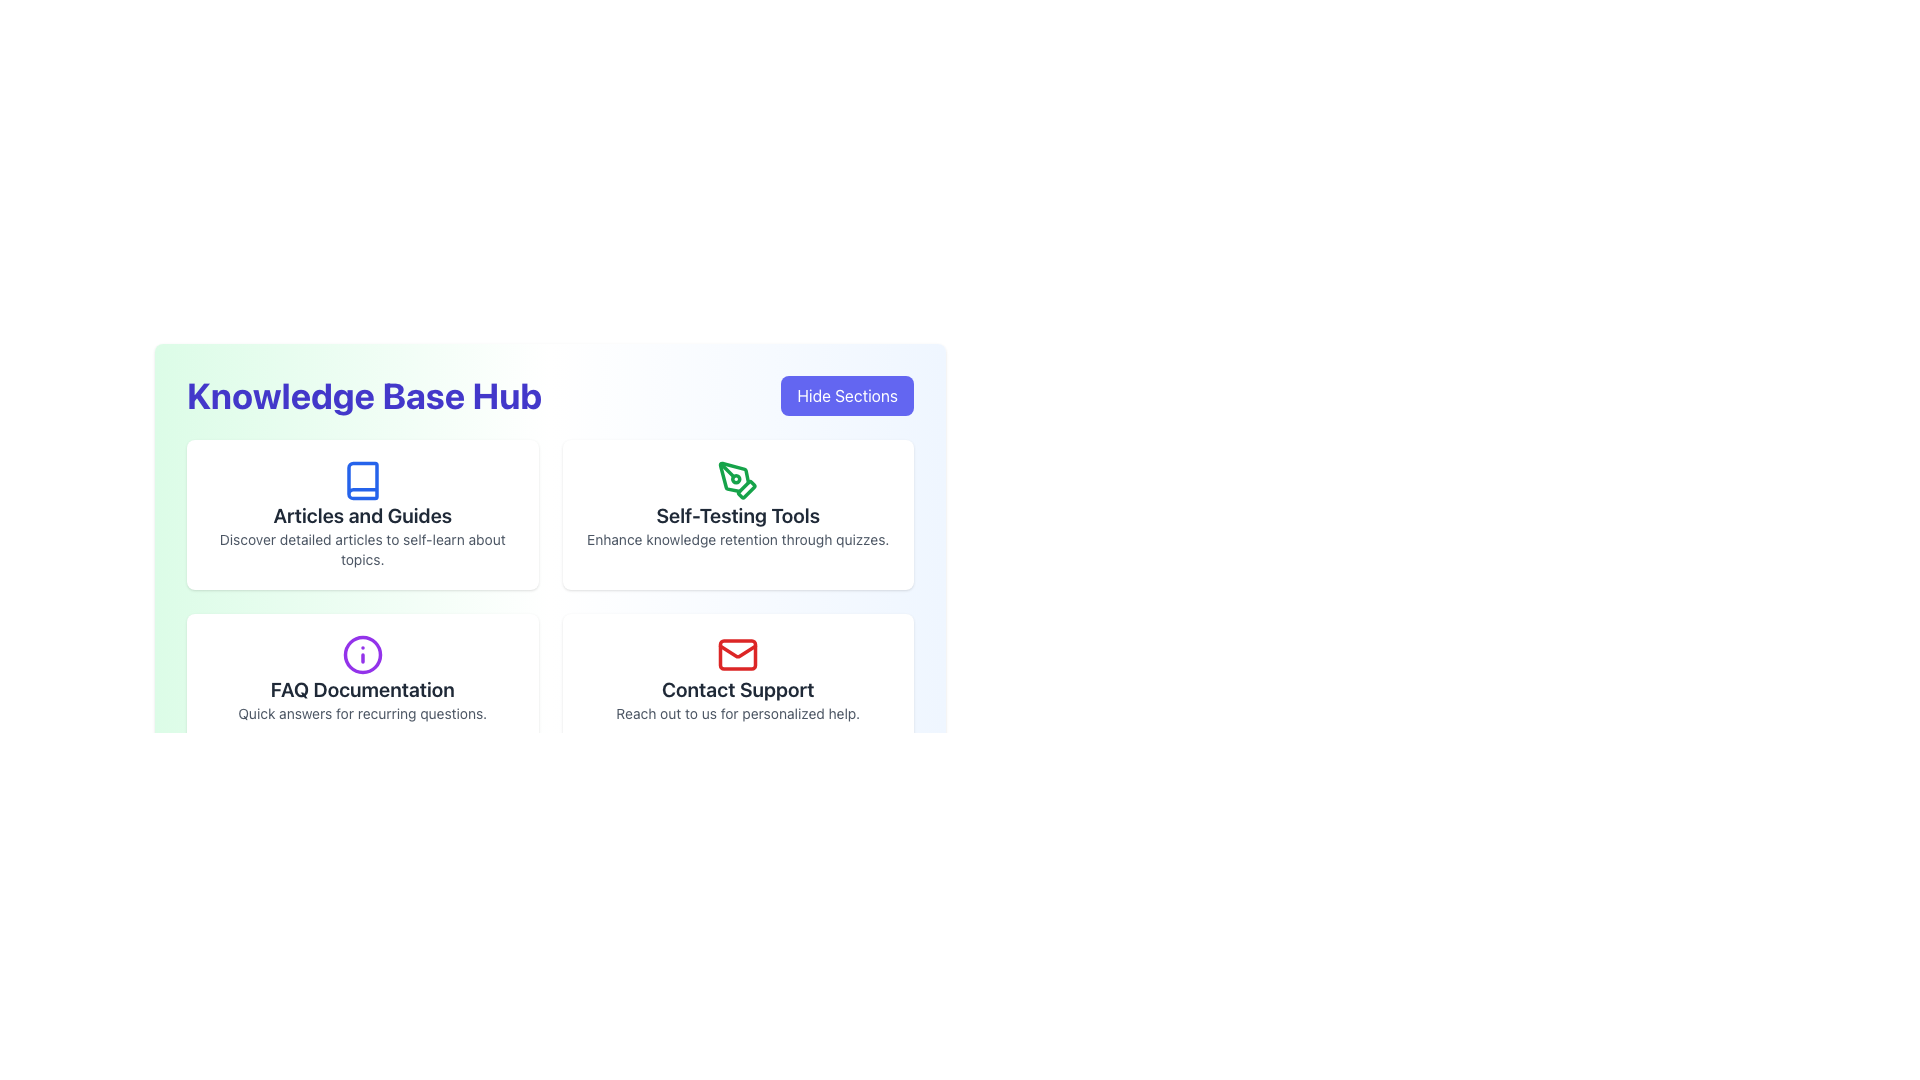 This screenshot has height=1080, width=1920. What do you see at coordinates (362, 689) in the screenshot?
I see `static text label reading 'FAQ Documentation', which is styled with bold, dark gray text and located in the center-left of the interface` at bounding box center [362, 689].